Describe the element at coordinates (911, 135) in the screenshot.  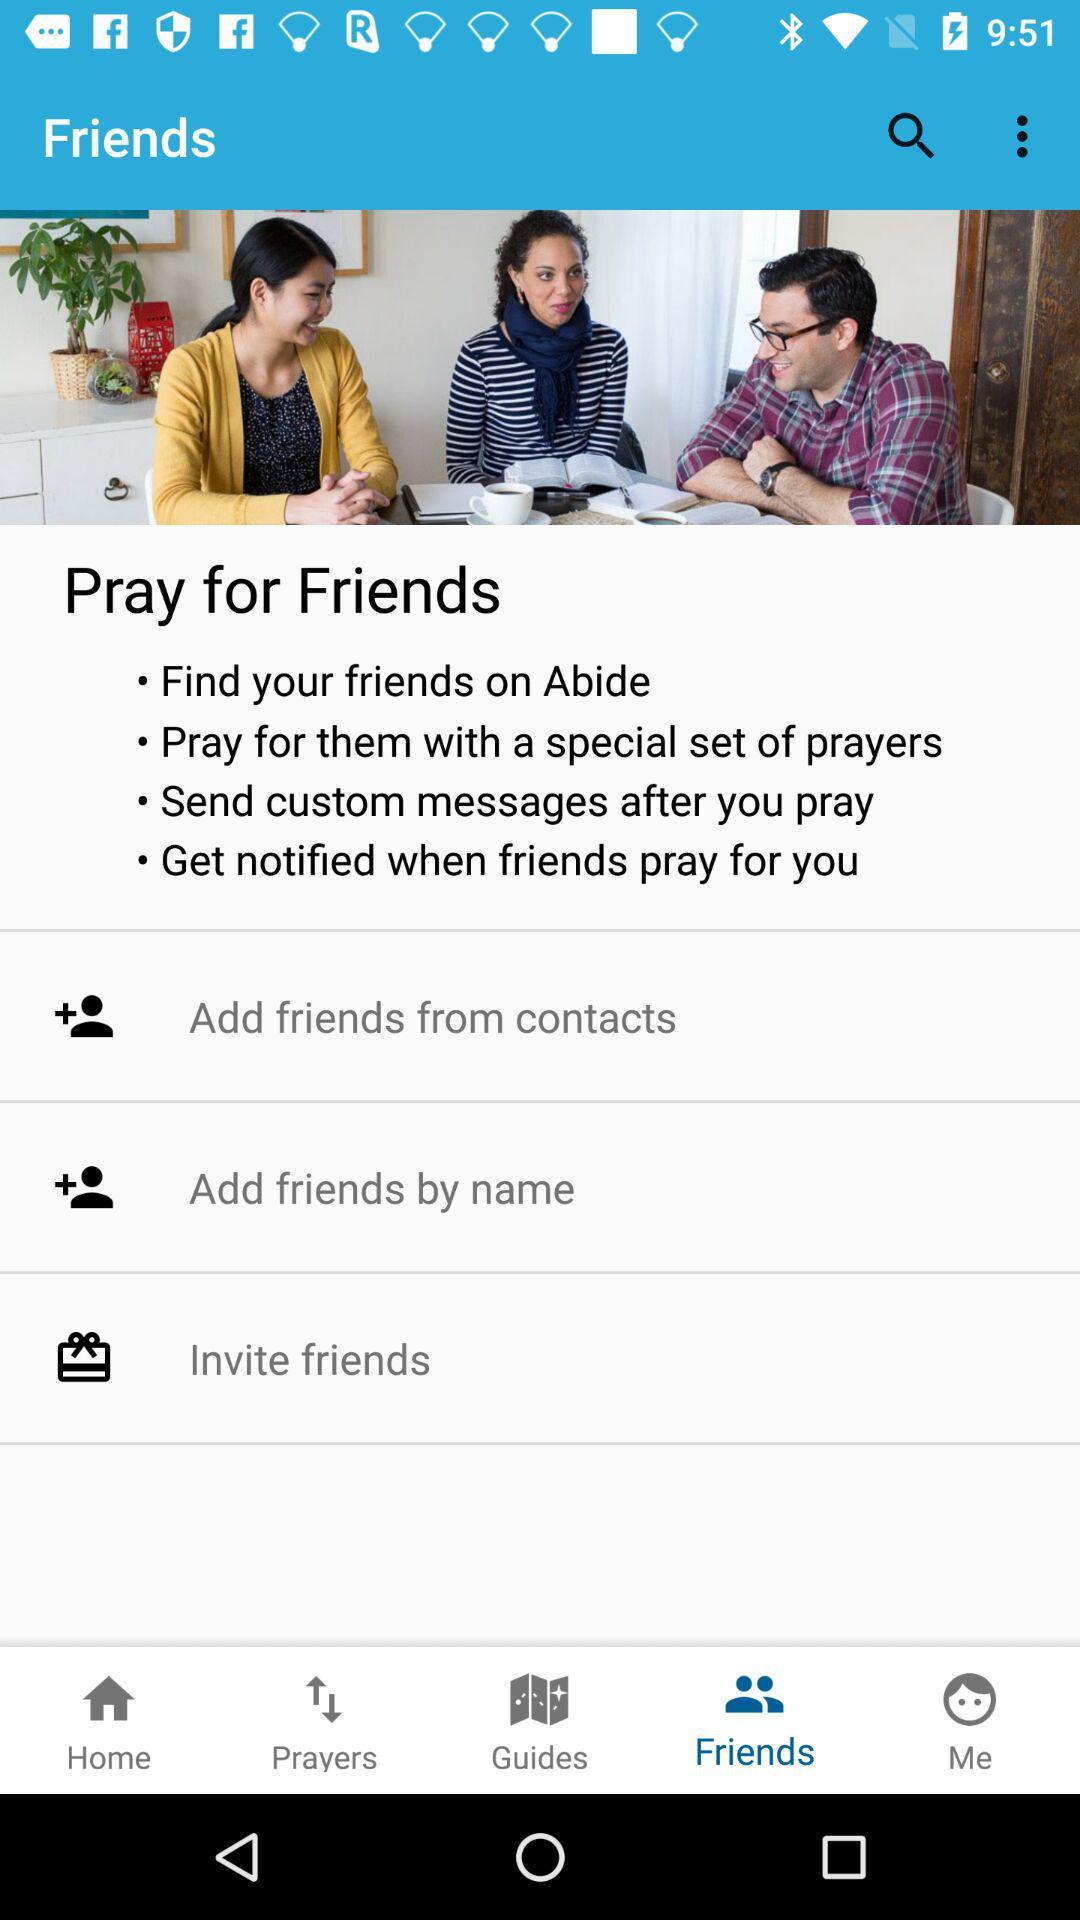
I see `the item next to the friends item` at that location.